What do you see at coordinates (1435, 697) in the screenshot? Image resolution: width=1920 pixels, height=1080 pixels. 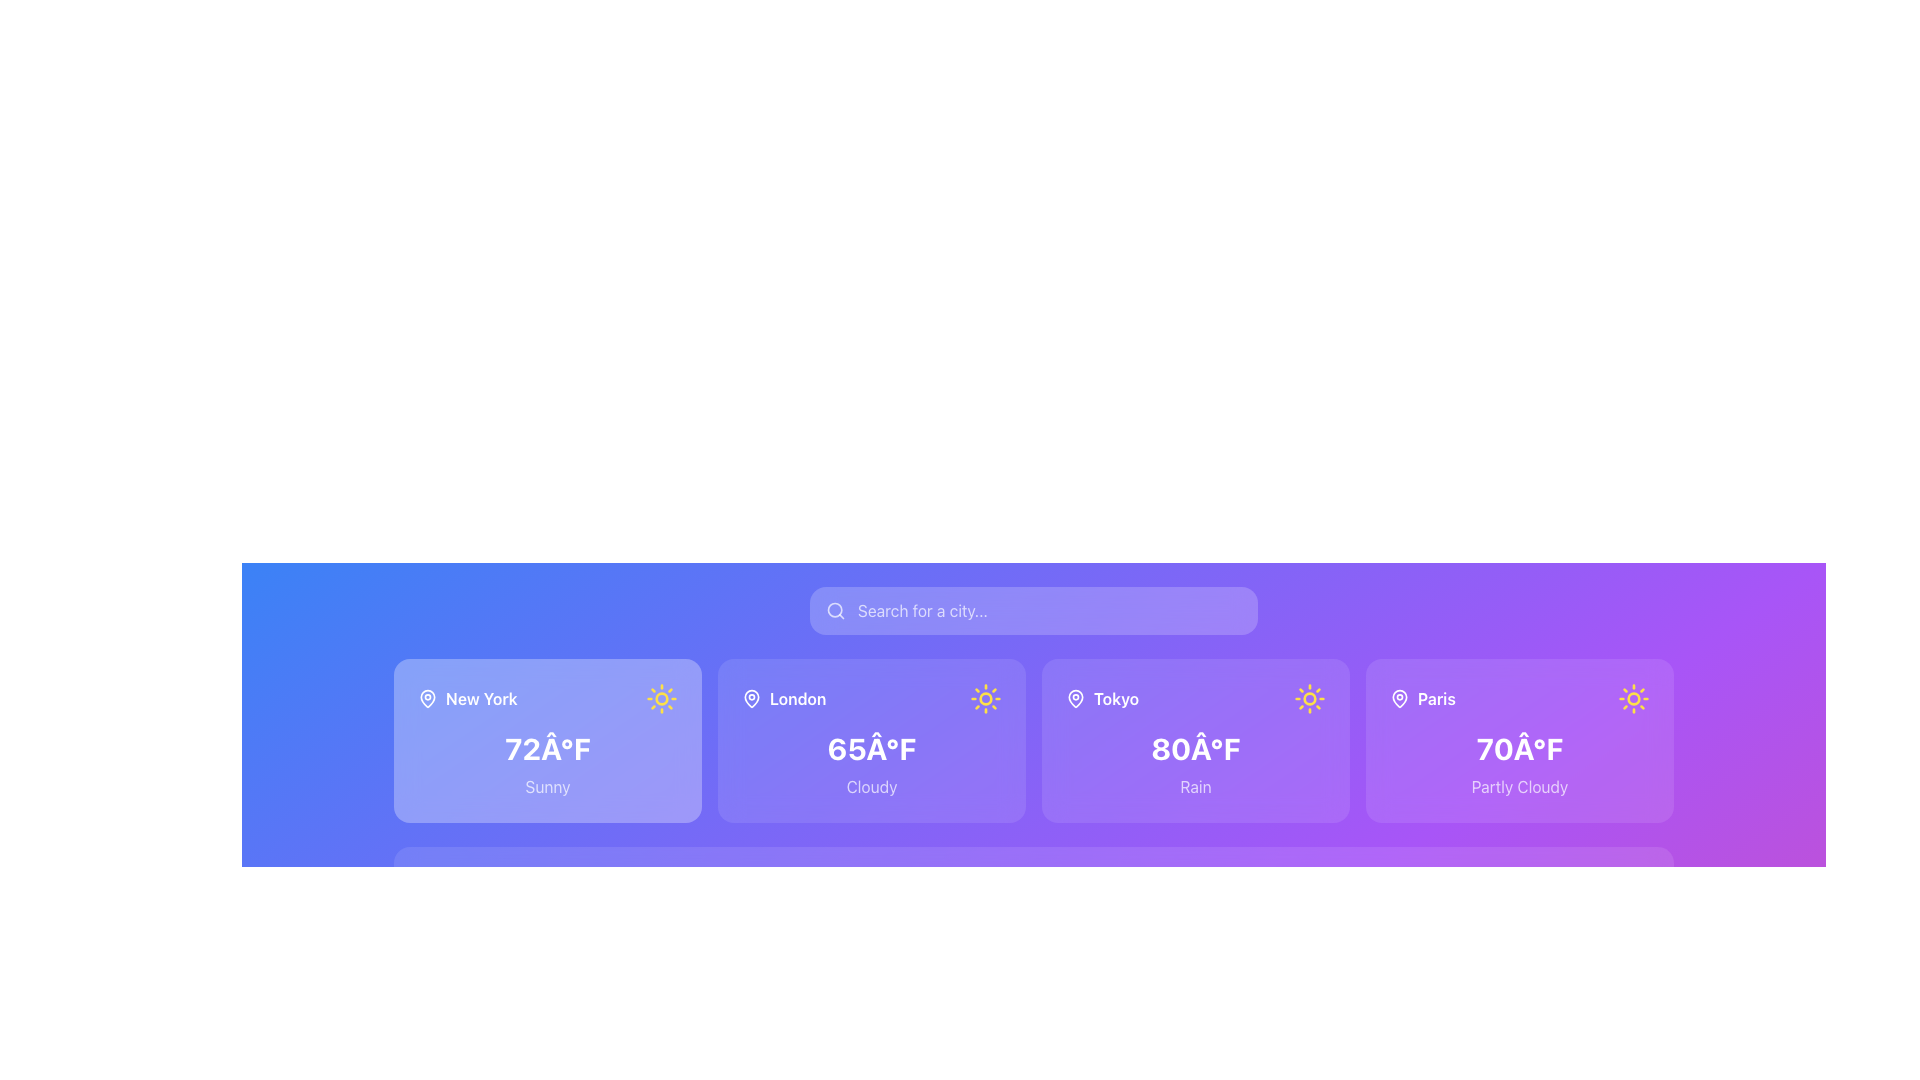 I see `the 'Paris' text label, displayed in white bold font on a purple background` at bounding box center [1435, 697].